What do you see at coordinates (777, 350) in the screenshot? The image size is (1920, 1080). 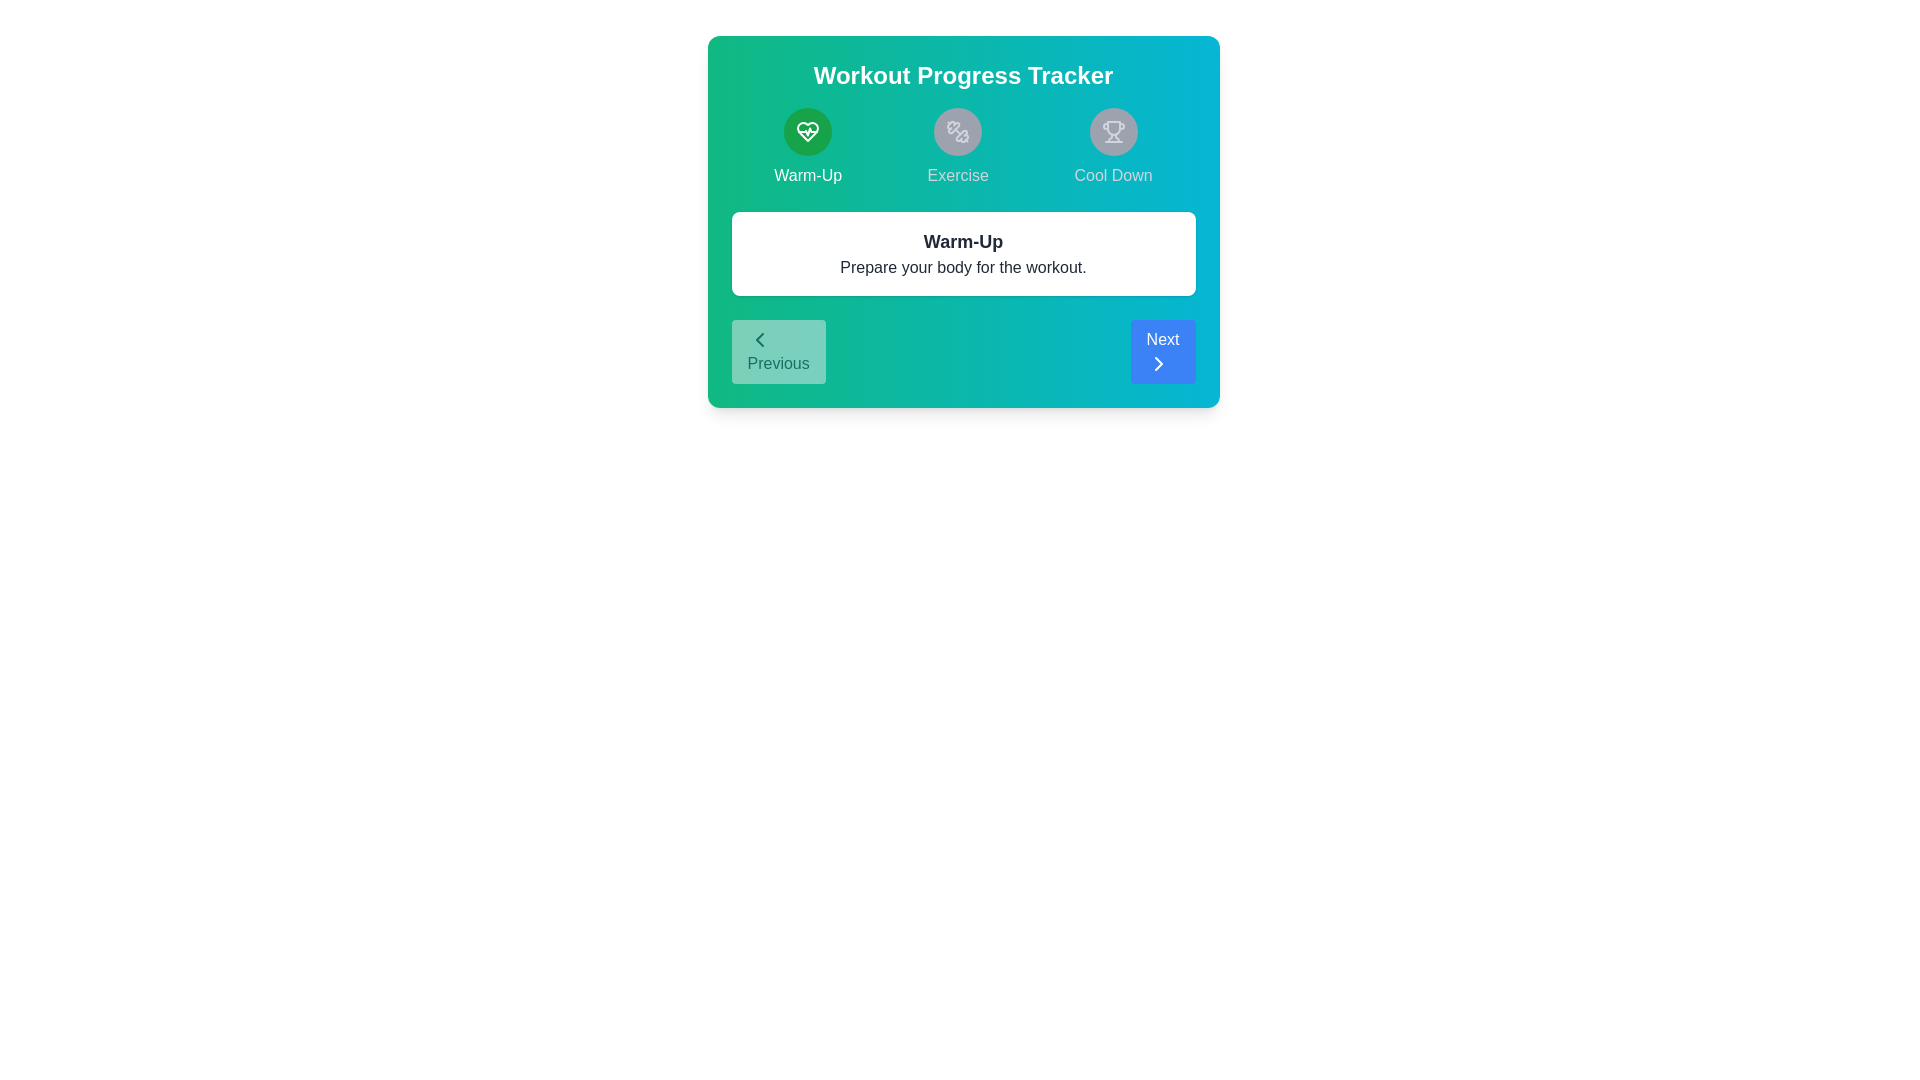 I see `the navigation button to move to the previous phase` at bounding box center [777, 350].